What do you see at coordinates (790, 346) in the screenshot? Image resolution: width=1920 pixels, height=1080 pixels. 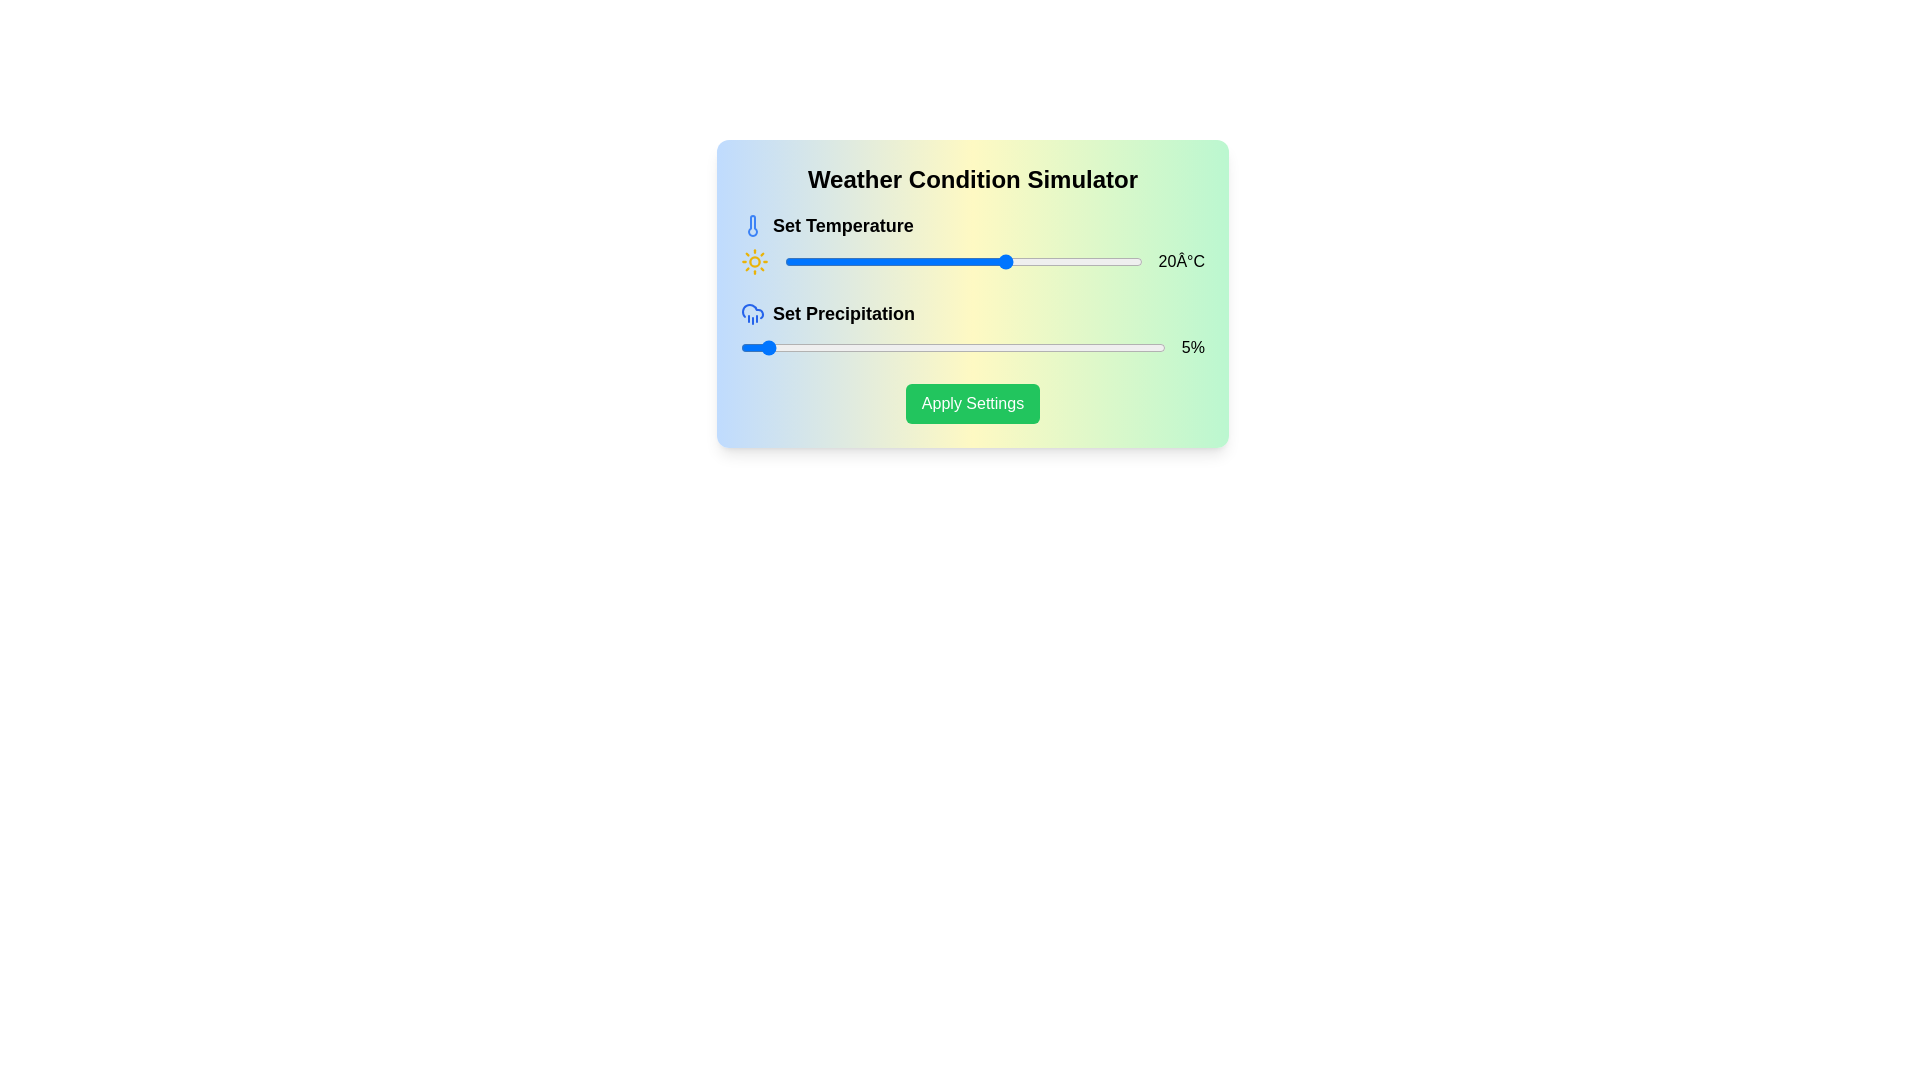 I see `the precipitation slider to 12%` at bounding box center [790, 346].